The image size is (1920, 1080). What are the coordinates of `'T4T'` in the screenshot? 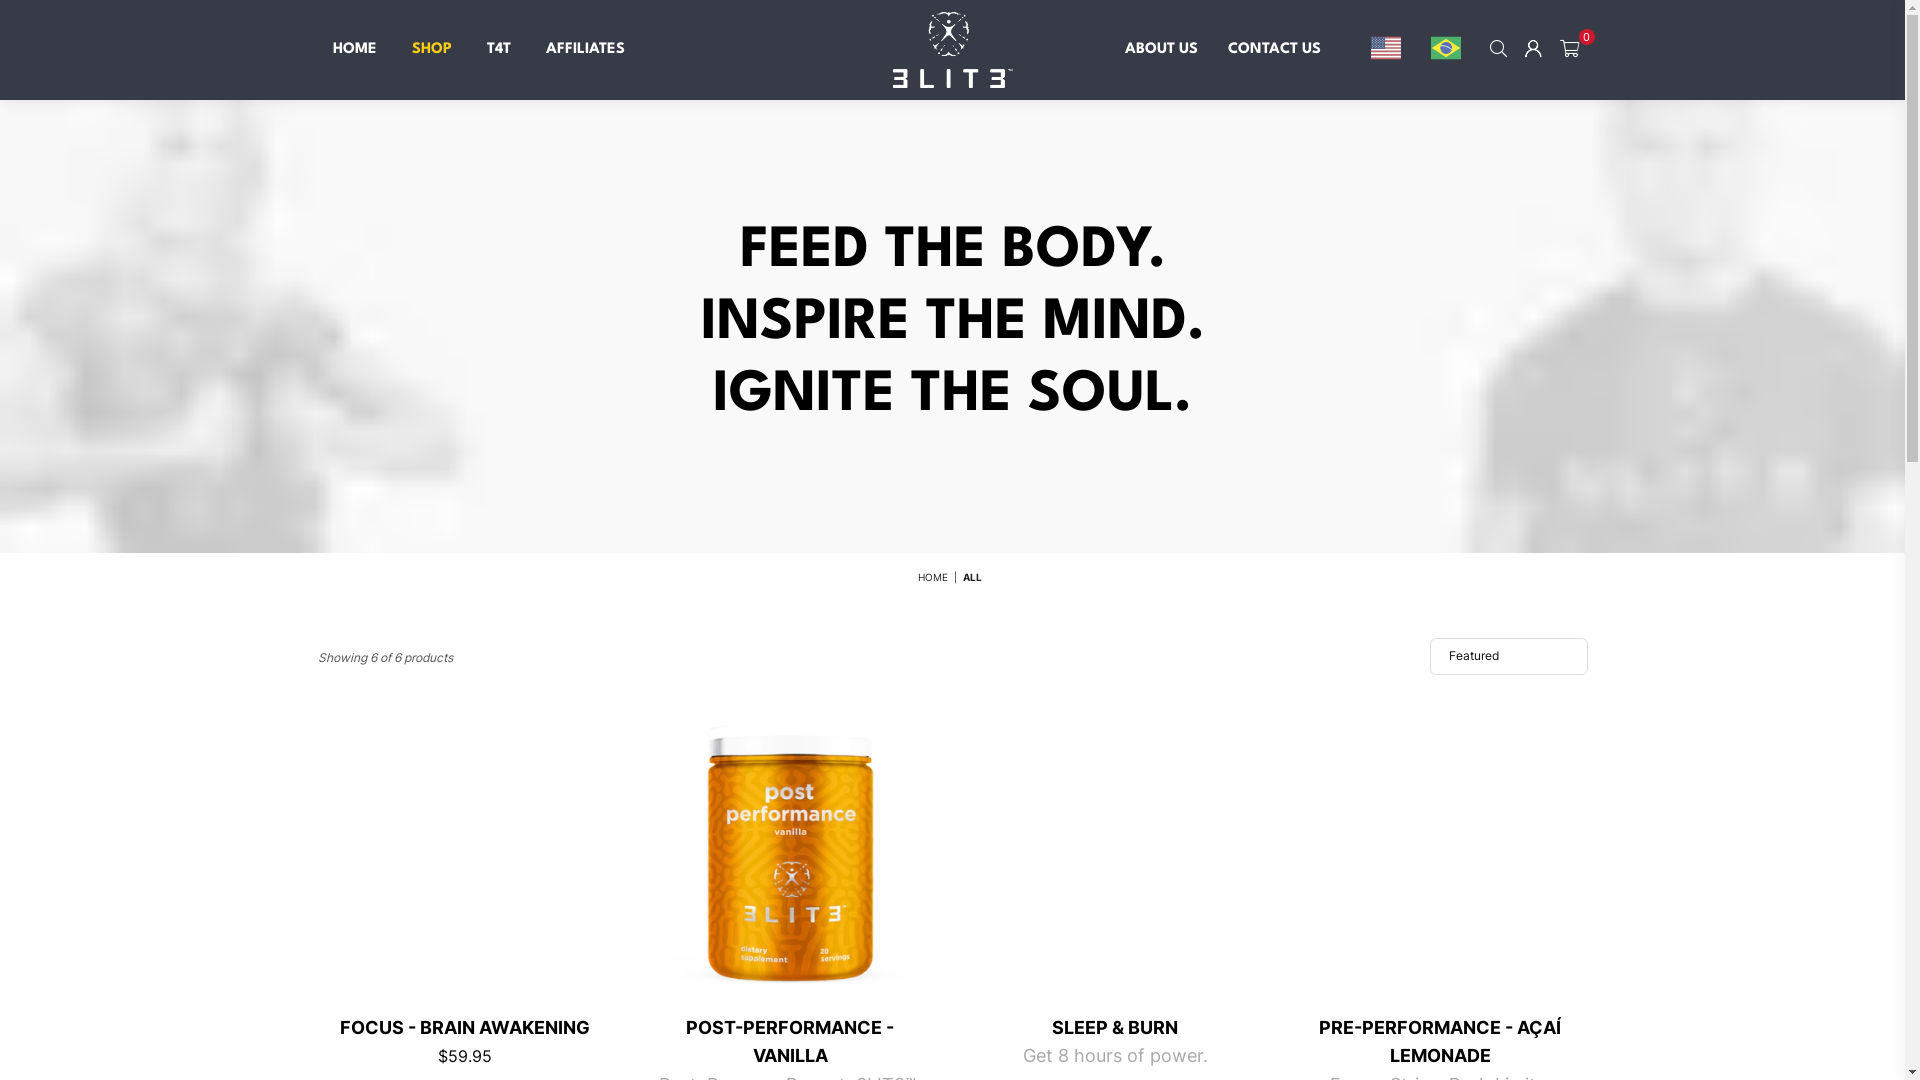 It's located at (499, 49).